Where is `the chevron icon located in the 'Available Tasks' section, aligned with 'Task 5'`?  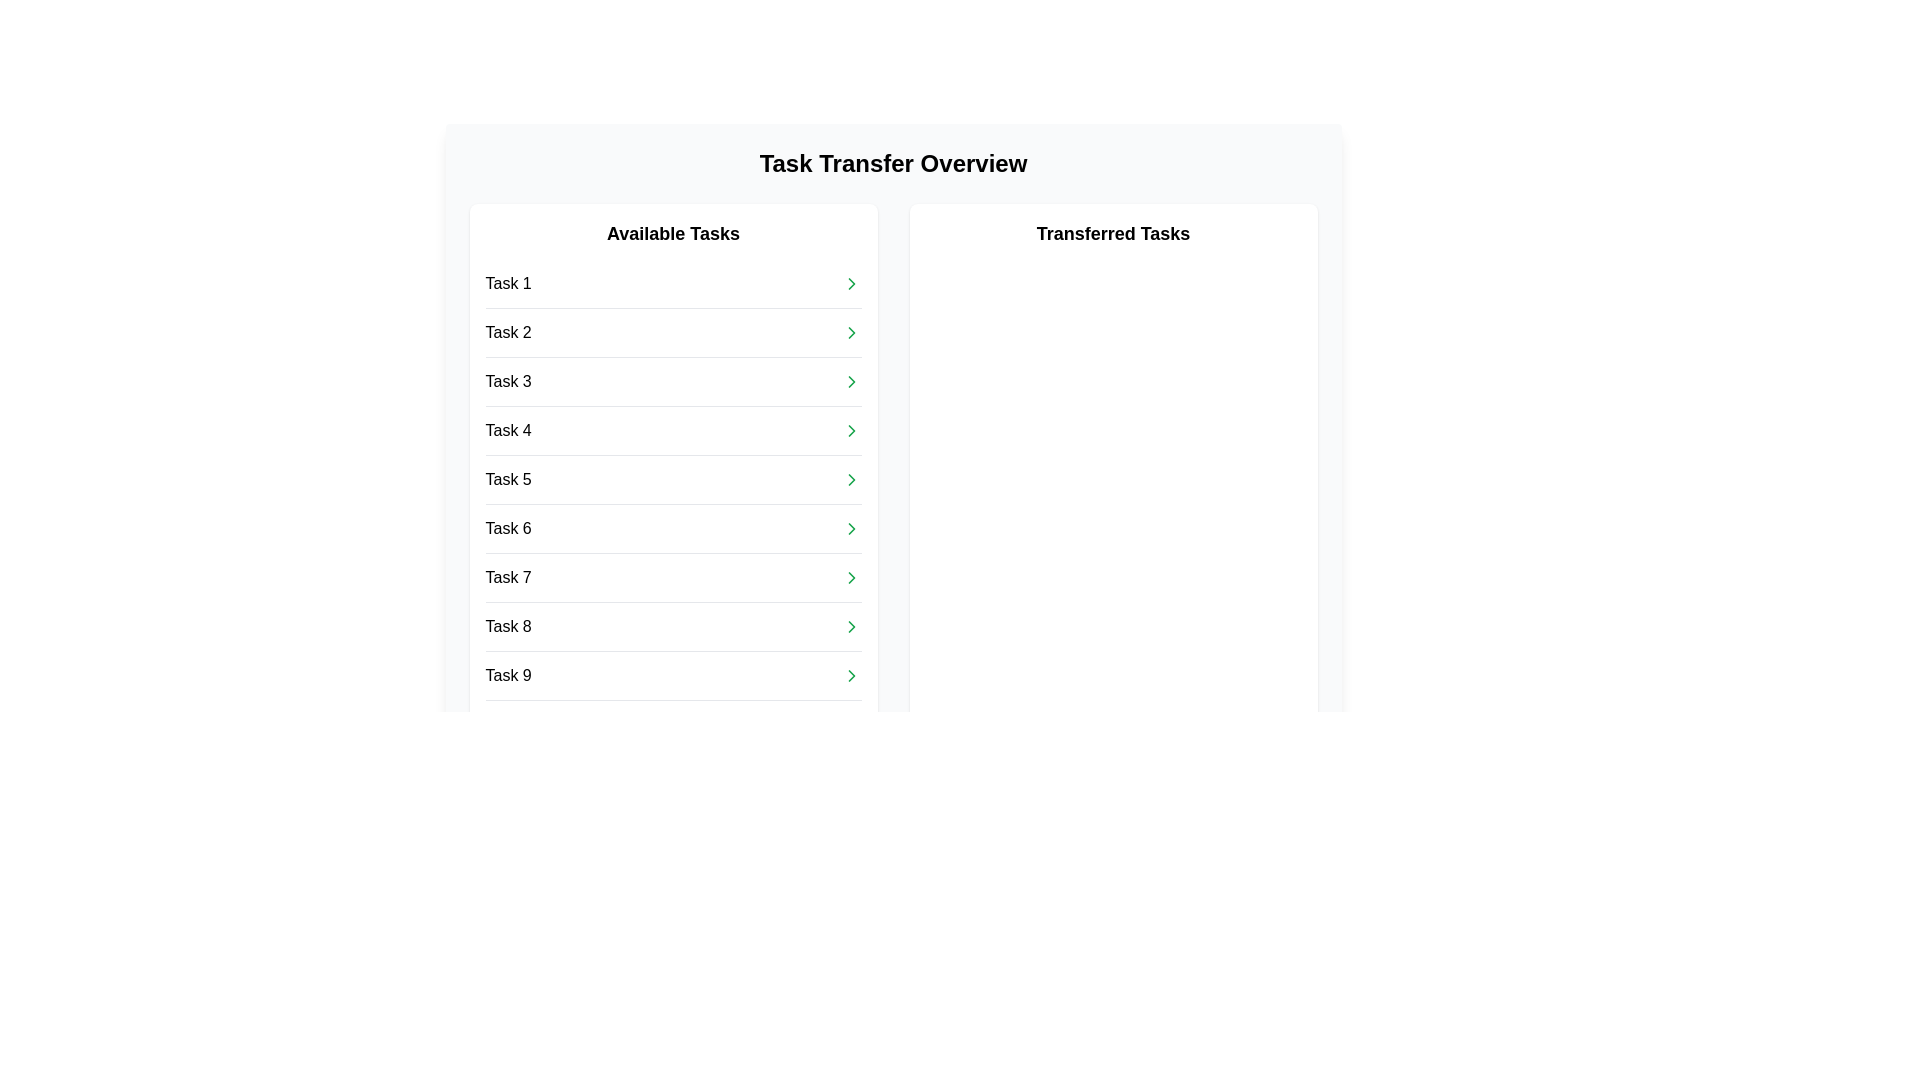
the chevron icon located in the 'Available Tasks' section, aligned with 'Task 5' is located at coordinates (851, 479).